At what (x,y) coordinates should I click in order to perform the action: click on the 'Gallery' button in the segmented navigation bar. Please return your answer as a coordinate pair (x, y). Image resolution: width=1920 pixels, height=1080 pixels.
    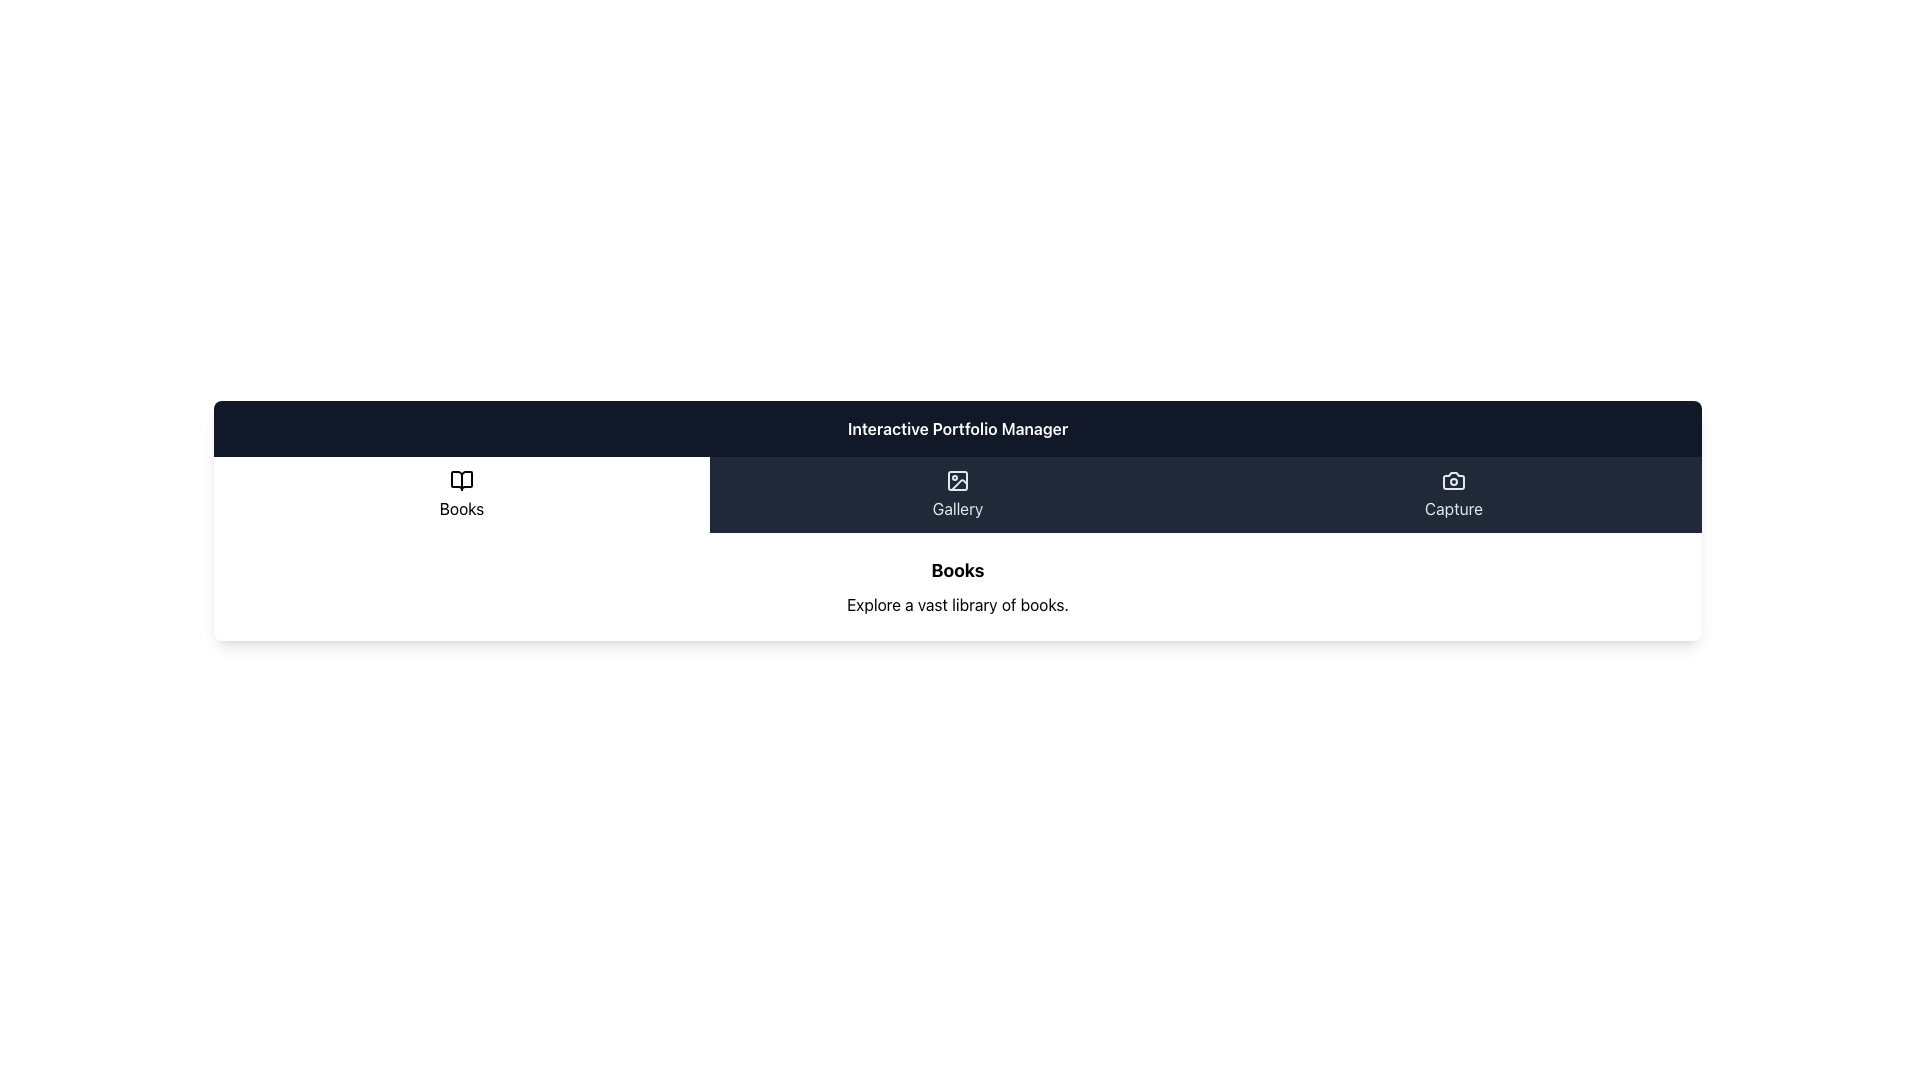
    Looking at the image, I should click on (957, 494).